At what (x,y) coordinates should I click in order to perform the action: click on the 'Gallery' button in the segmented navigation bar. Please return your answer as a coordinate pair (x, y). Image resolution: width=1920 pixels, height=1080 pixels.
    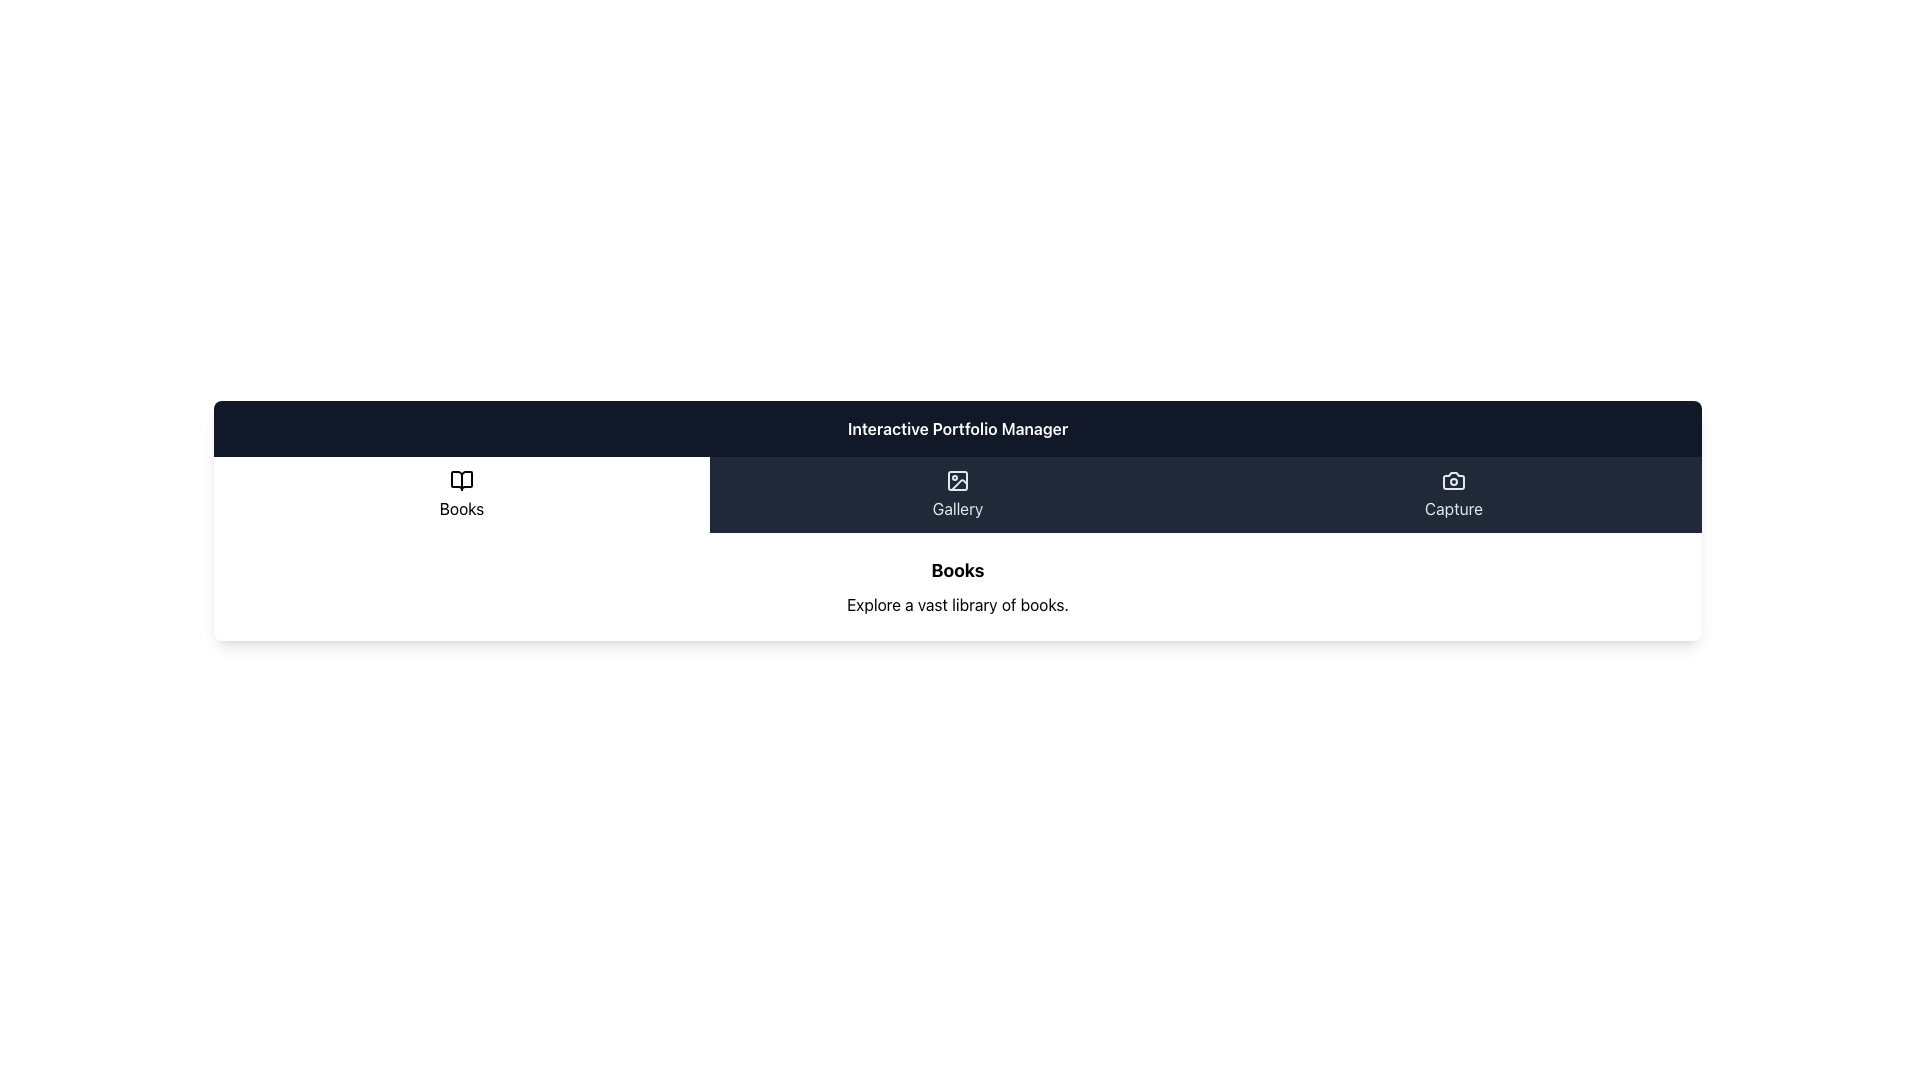
    Looking at the image, I should click on (957, 494).